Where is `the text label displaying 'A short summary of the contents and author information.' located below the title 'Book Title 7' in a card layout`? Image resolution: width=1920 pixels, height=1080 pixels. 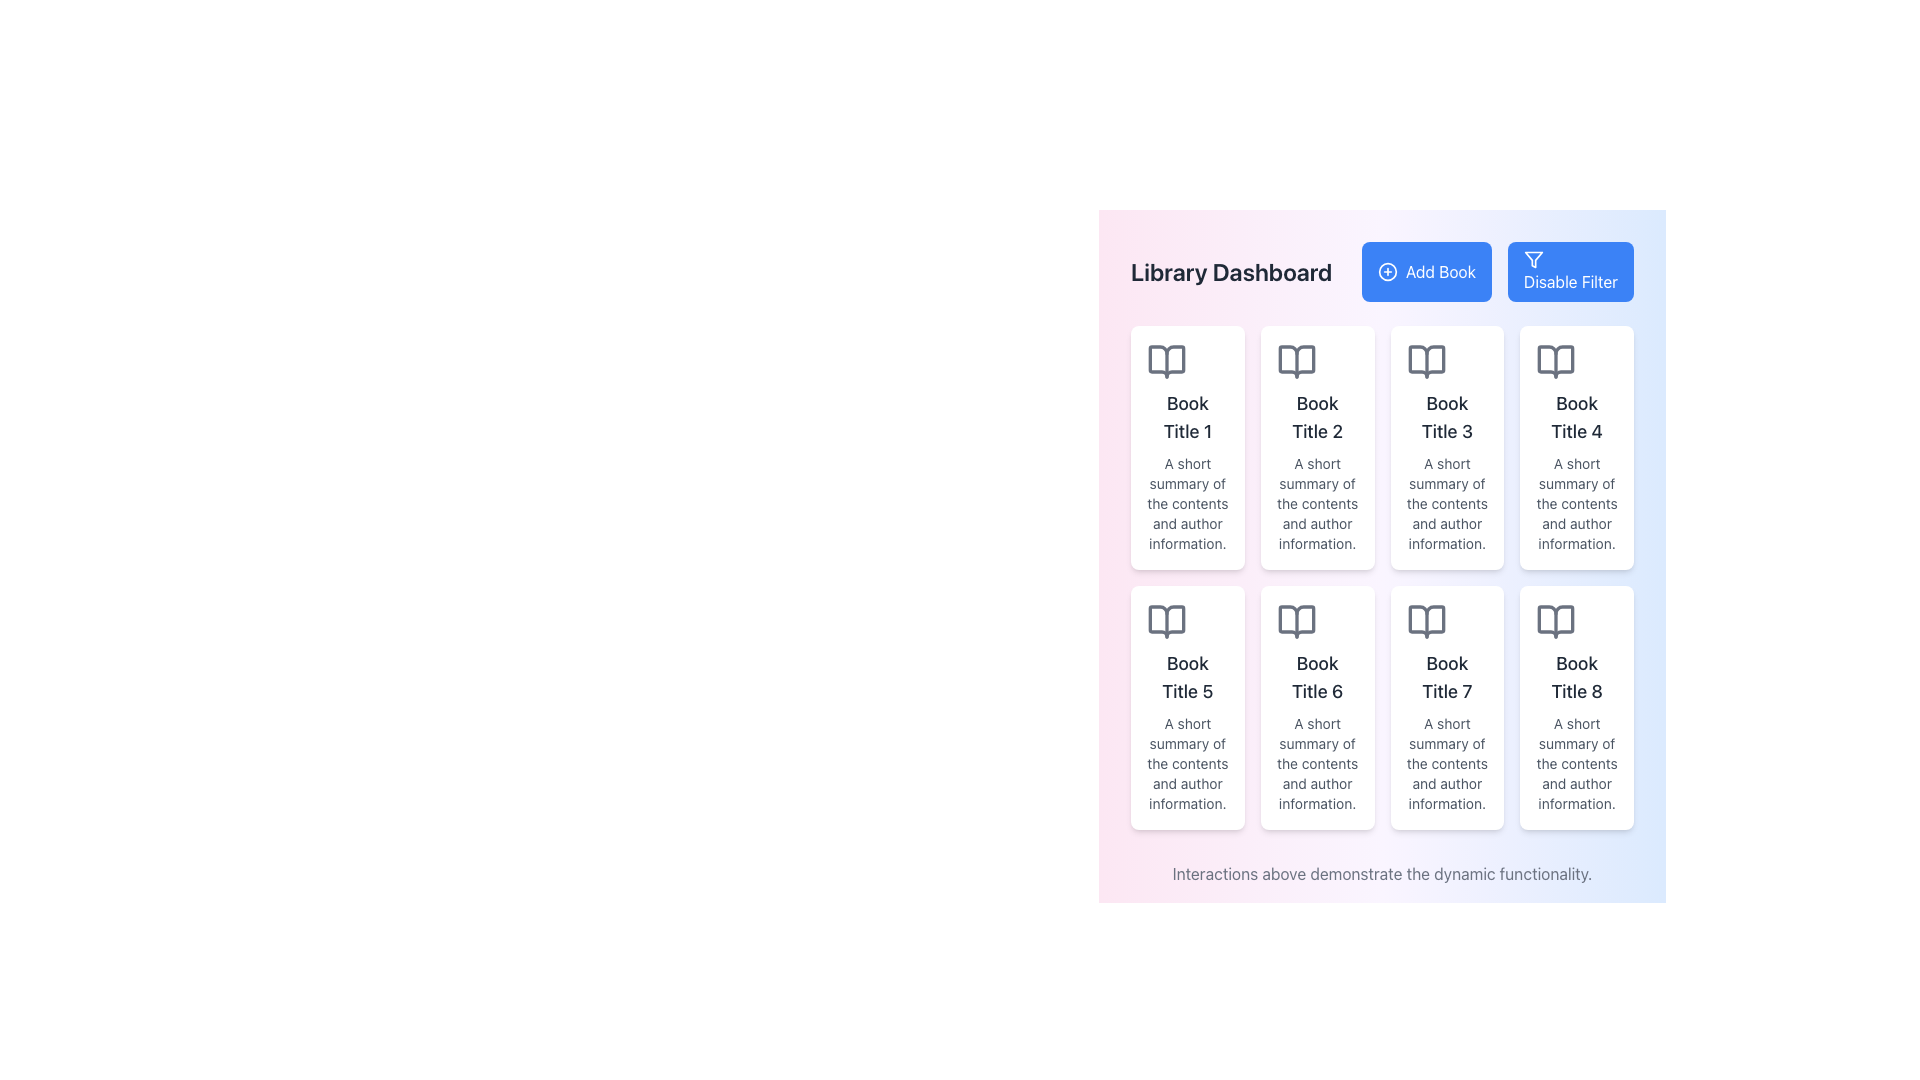 the text label displaying 'A short summary of the contents and author information.' located below the title 'Book Title 7' in a card layout is located at coordinates (1447, 763).